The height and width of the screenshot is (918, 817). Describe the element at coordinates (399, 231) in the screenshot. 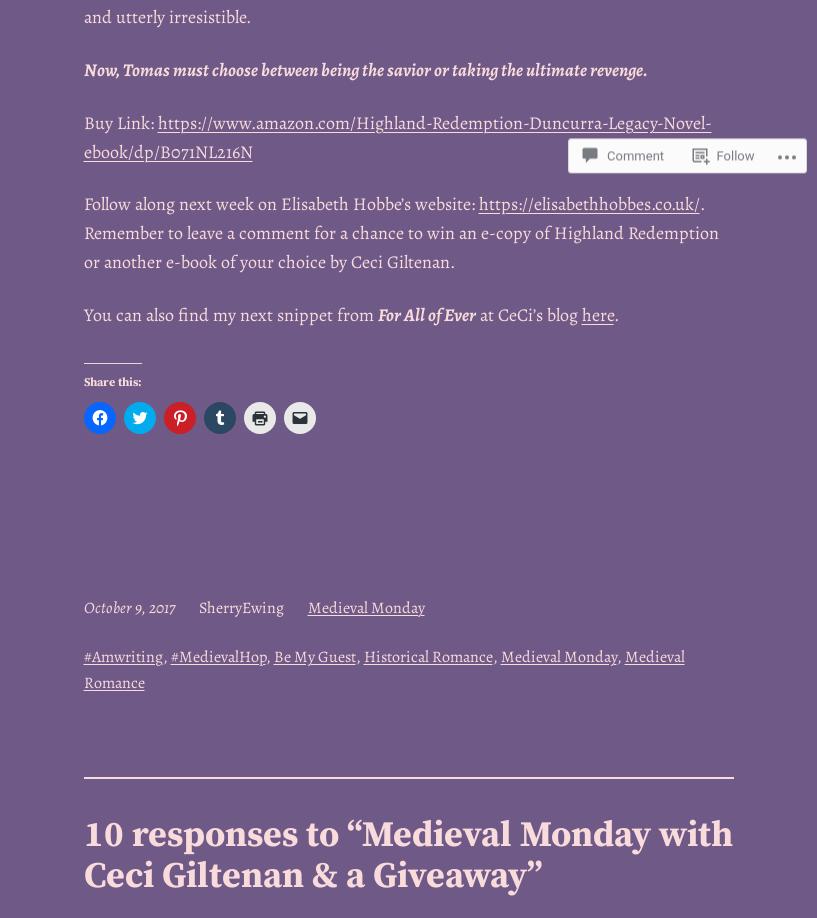

I see `'. Remember to leave a comment for a chance to win an e-copy of Highland Redemption or another e-book of your choice by Ceci Giltenan.'` at that location.